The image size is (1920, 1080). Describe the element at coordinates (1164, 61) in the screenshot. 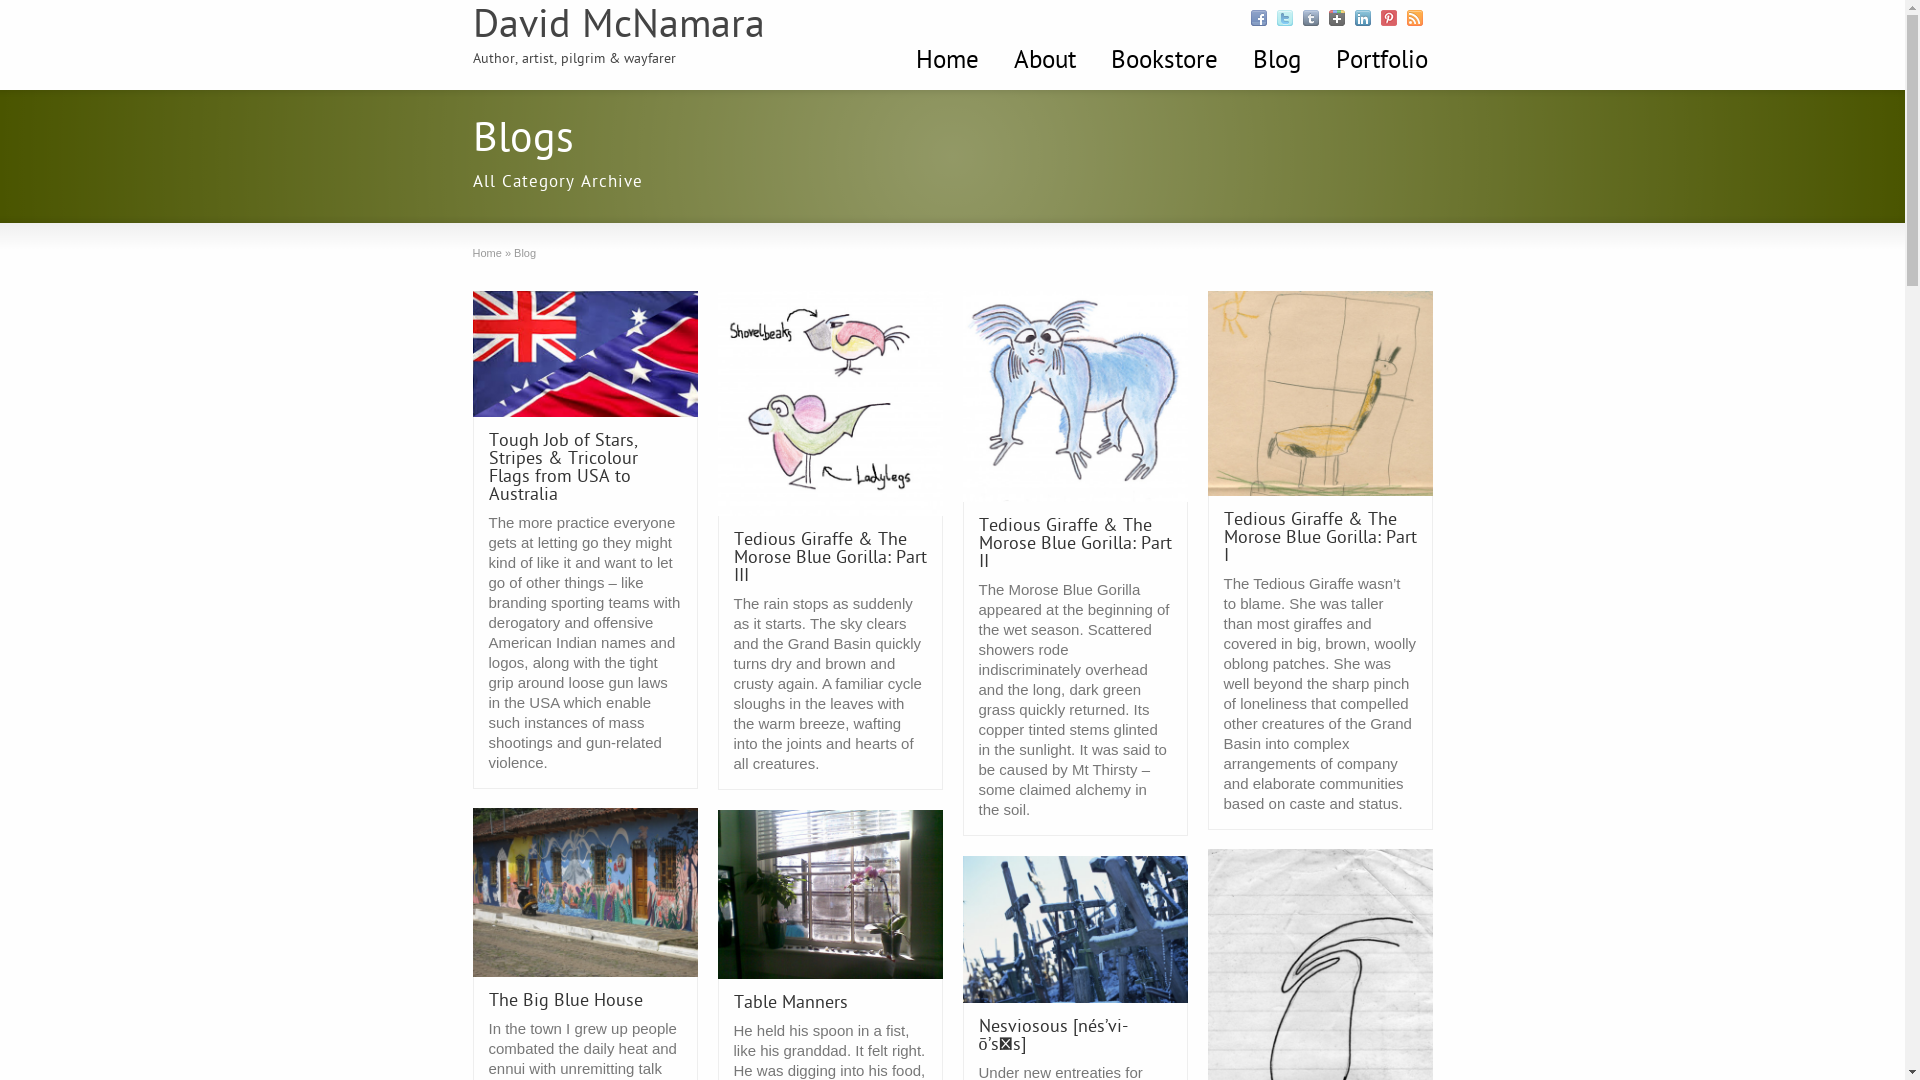

I see `'Bookstore'` at that location.